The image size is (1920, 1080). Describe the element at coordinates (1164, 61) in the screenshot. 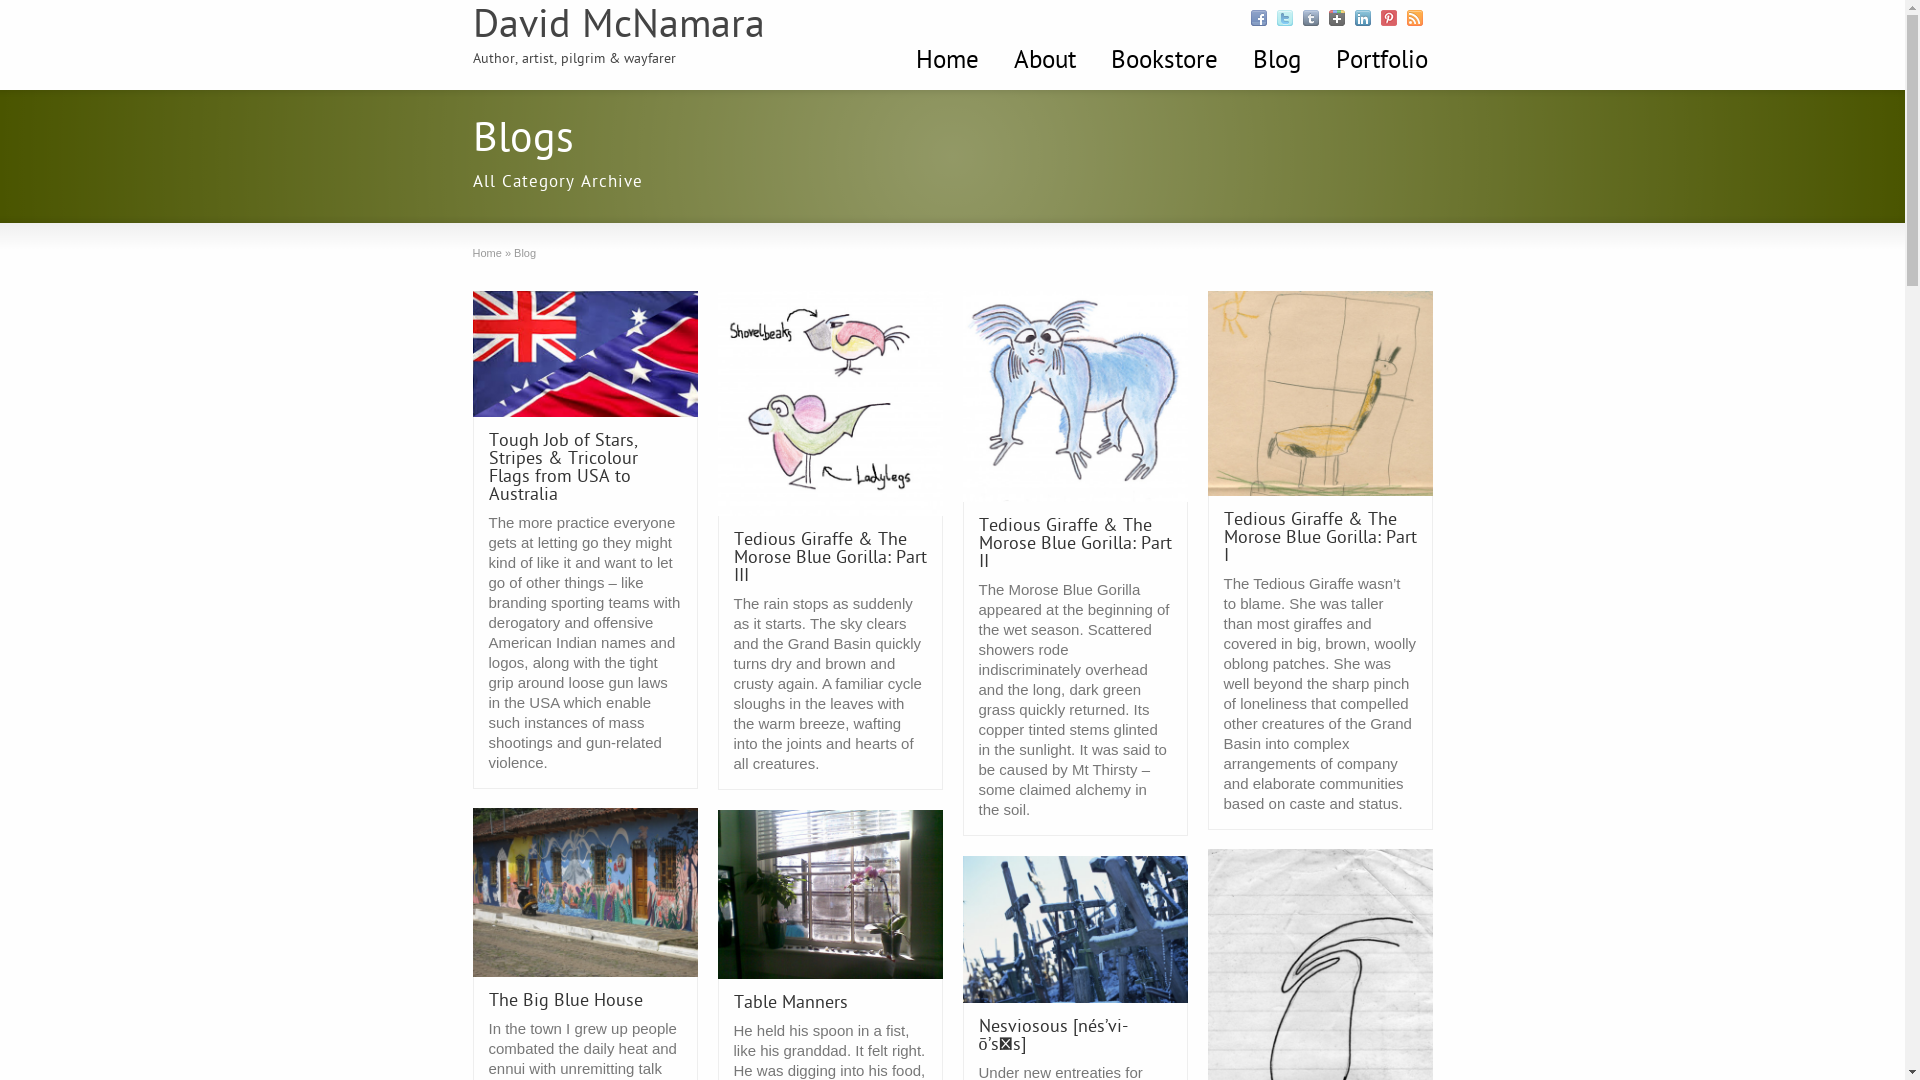

I see `'Bookstore'` at that location.